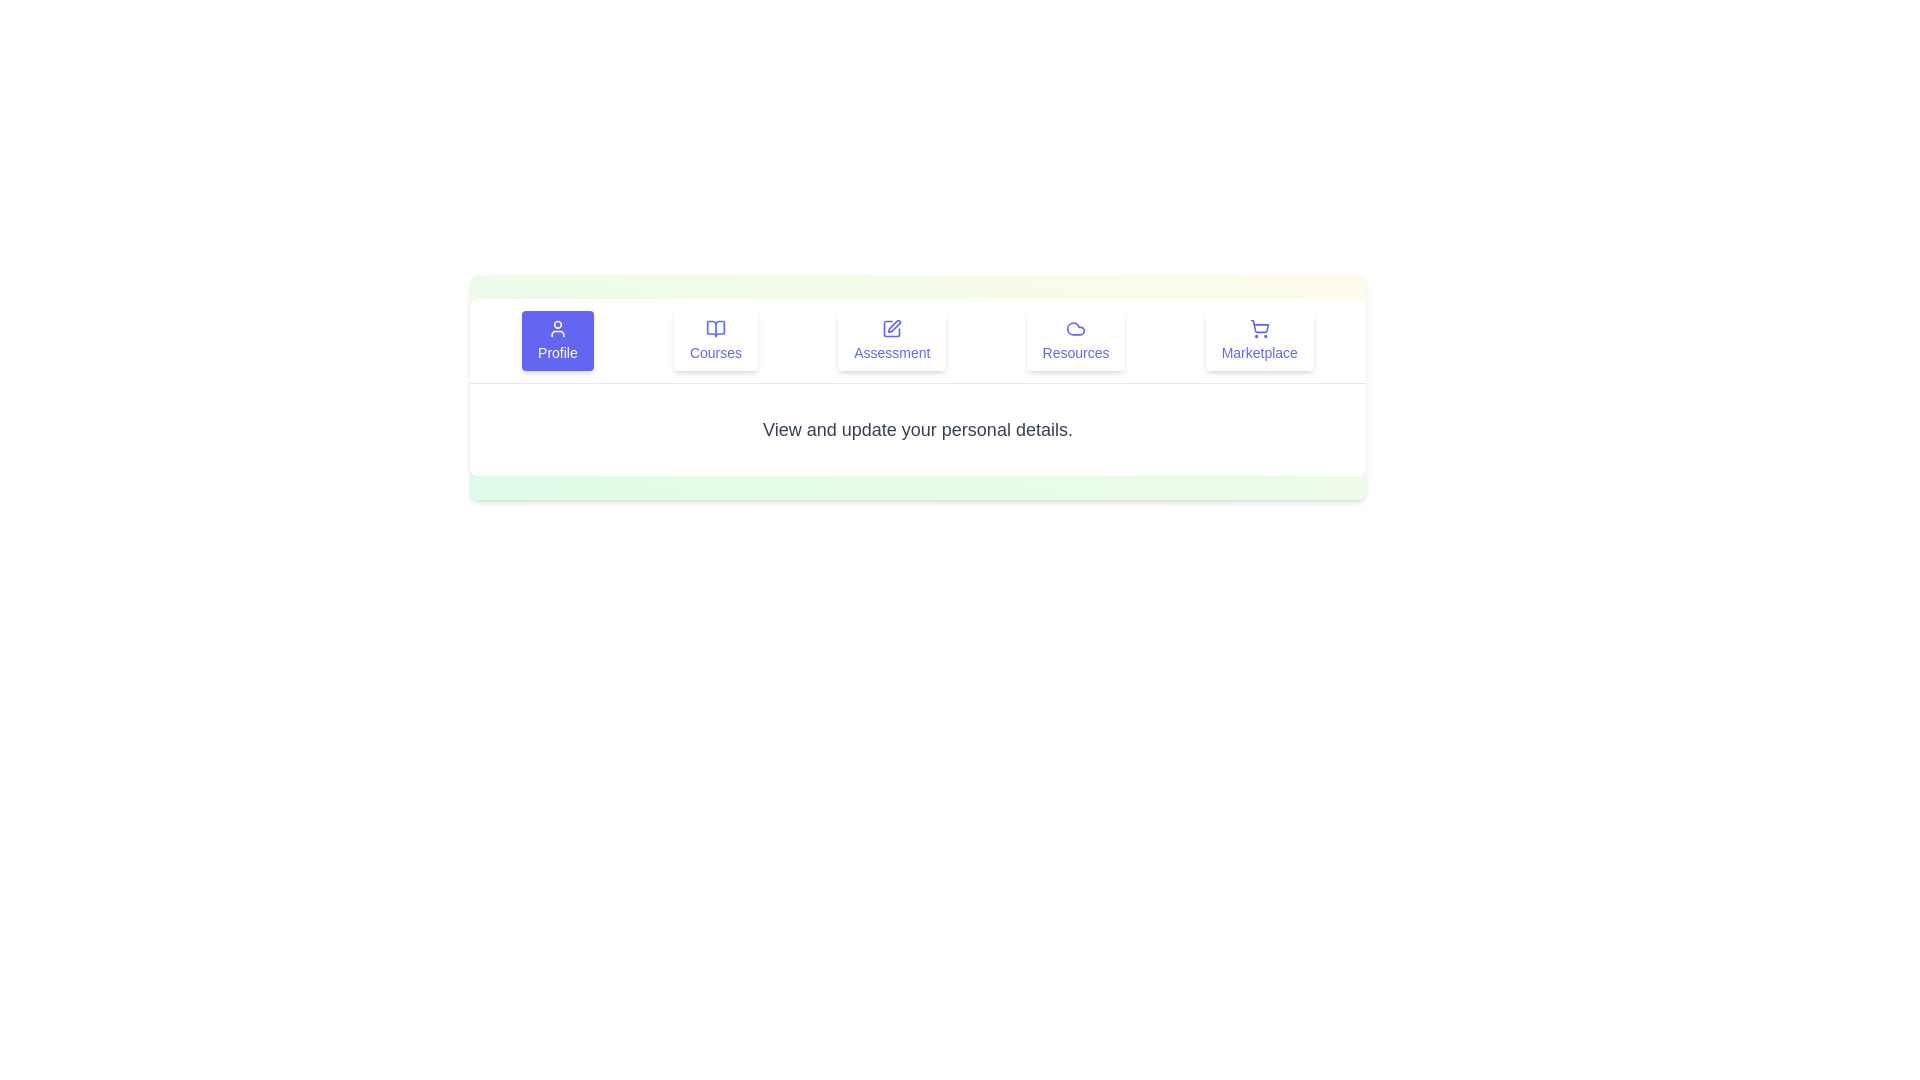 This screenshot has width=1920, height=1080. I want to click on the shopping cart SVG icon located in the 'Marketplace' card, positioned towards the top center-right of the page, so click(1258, 325).